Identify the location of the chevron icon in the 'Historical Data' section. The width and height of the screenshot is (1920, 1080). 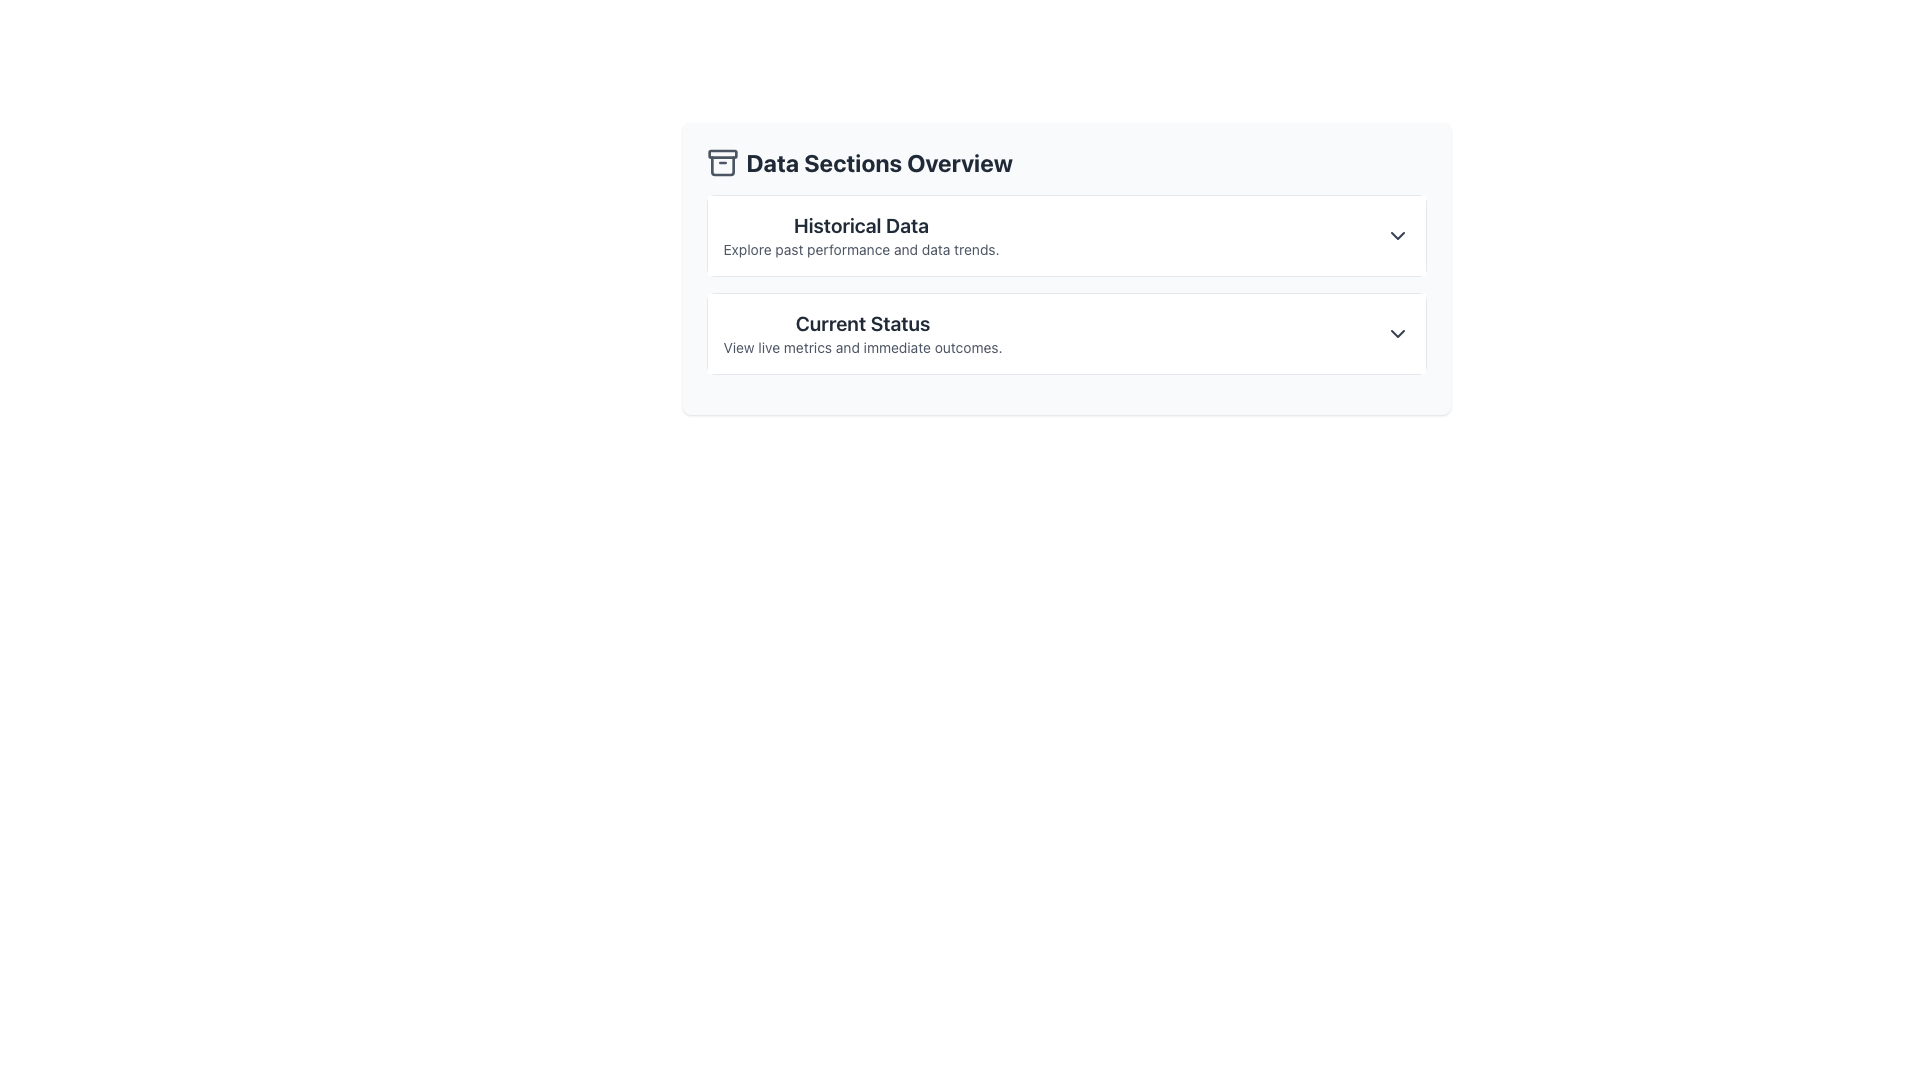
(1396, 234).